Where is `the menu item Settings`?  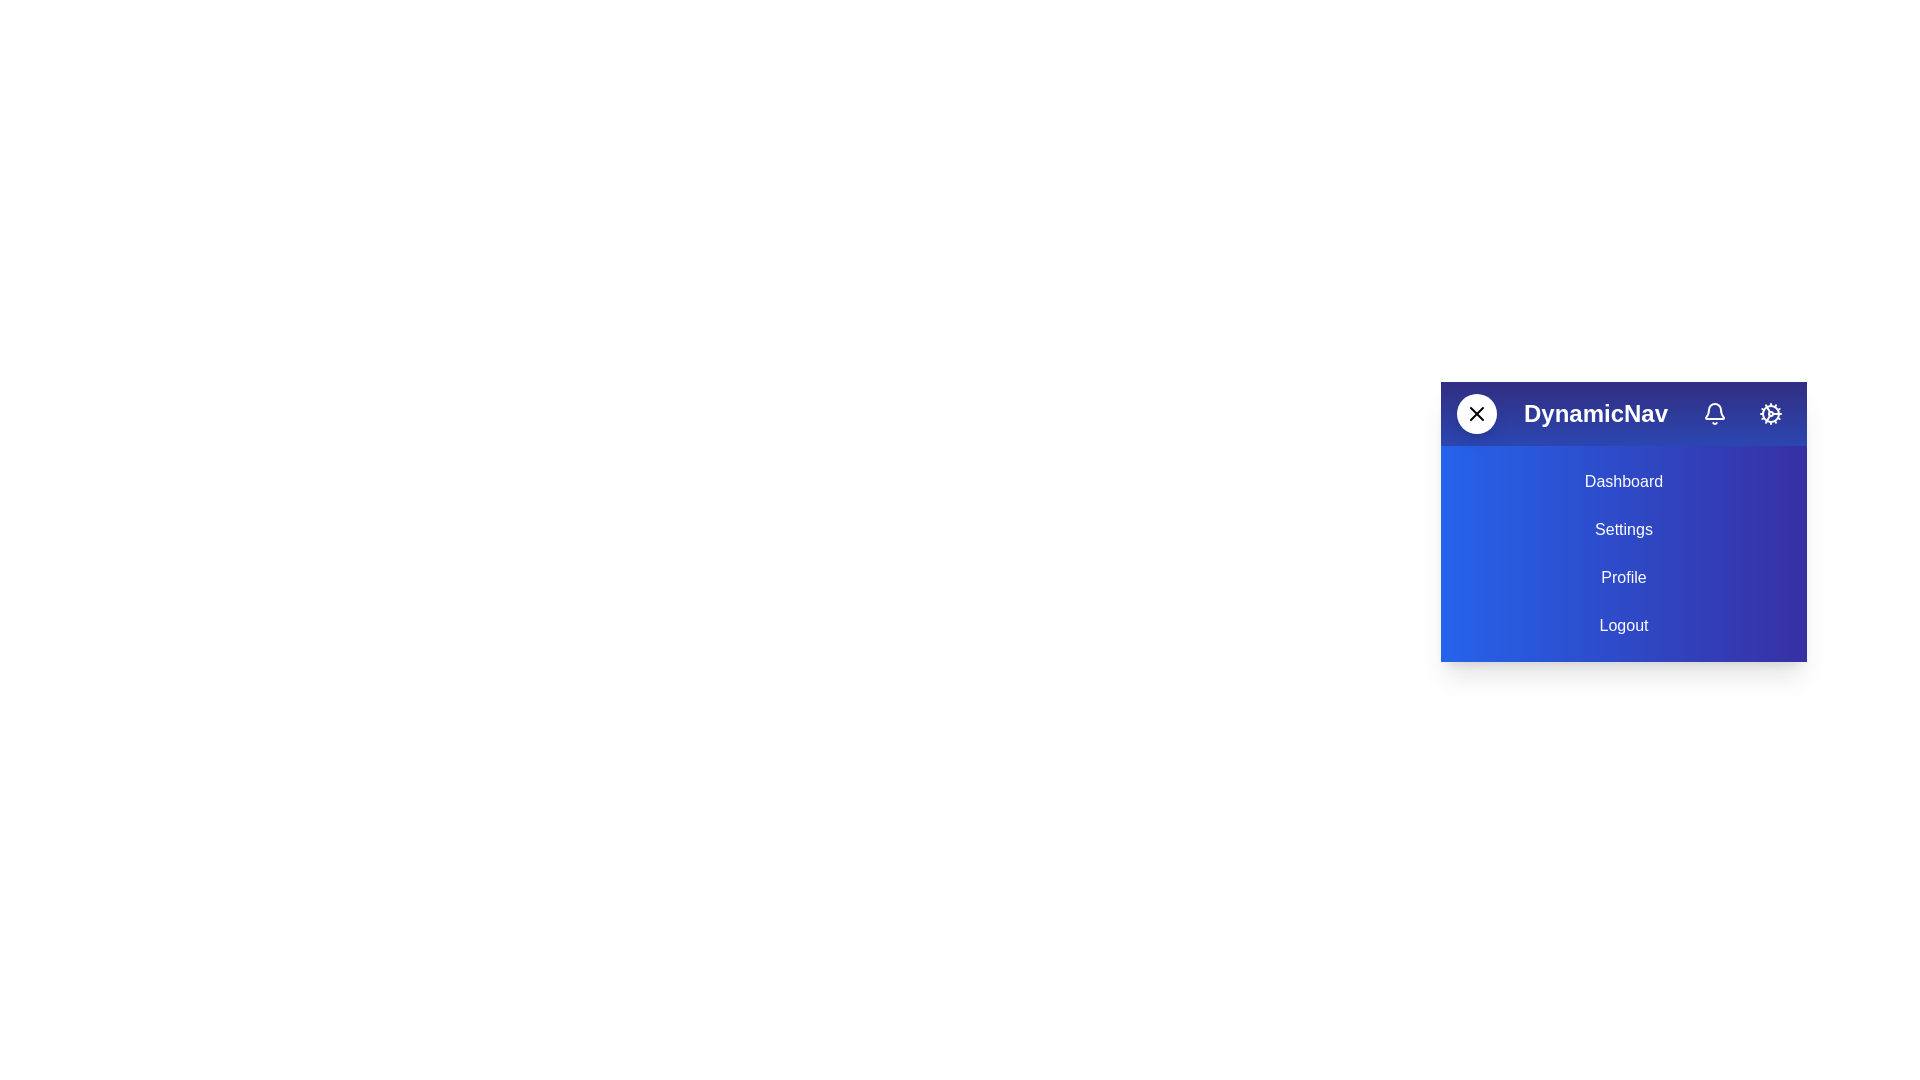 the menu item Settings is located at coordinates (1623, 528).